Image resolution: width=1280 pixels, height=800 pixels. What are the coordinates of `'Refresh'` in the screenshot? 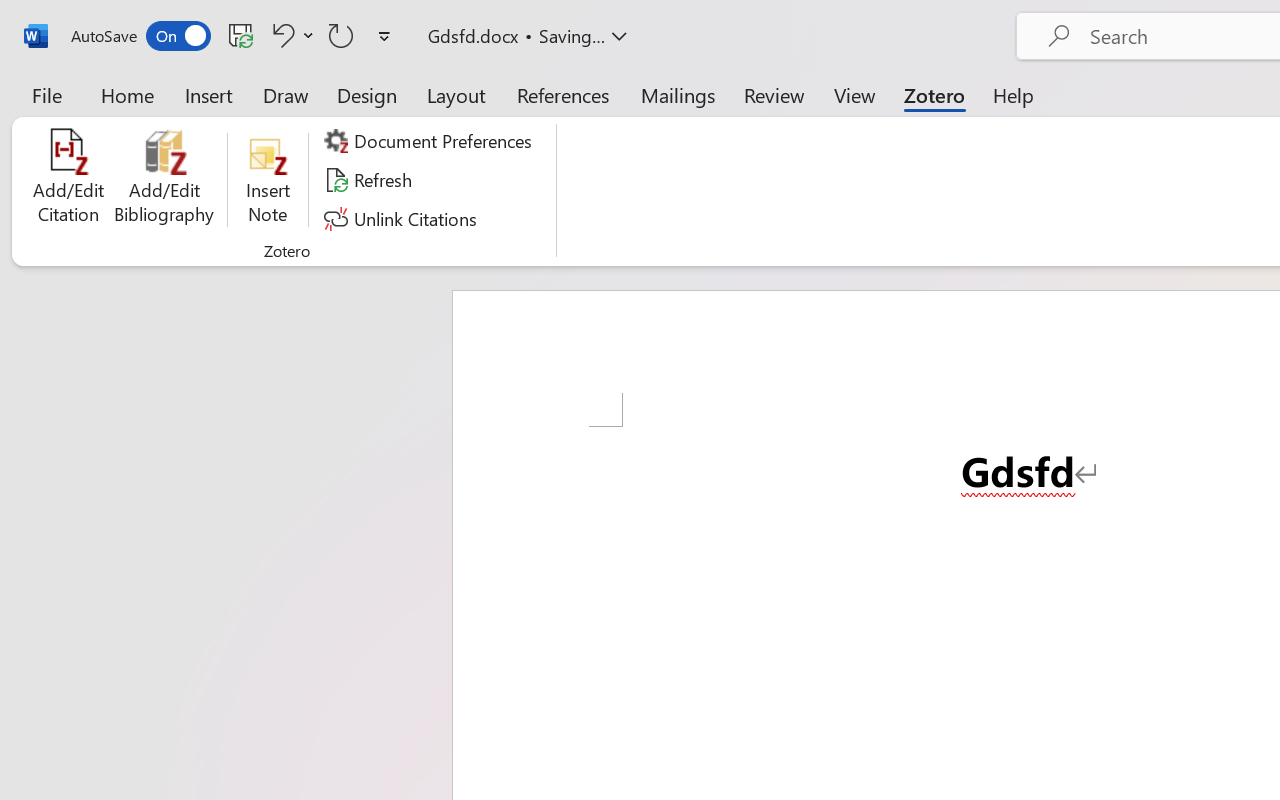 It's located at (371, 179).